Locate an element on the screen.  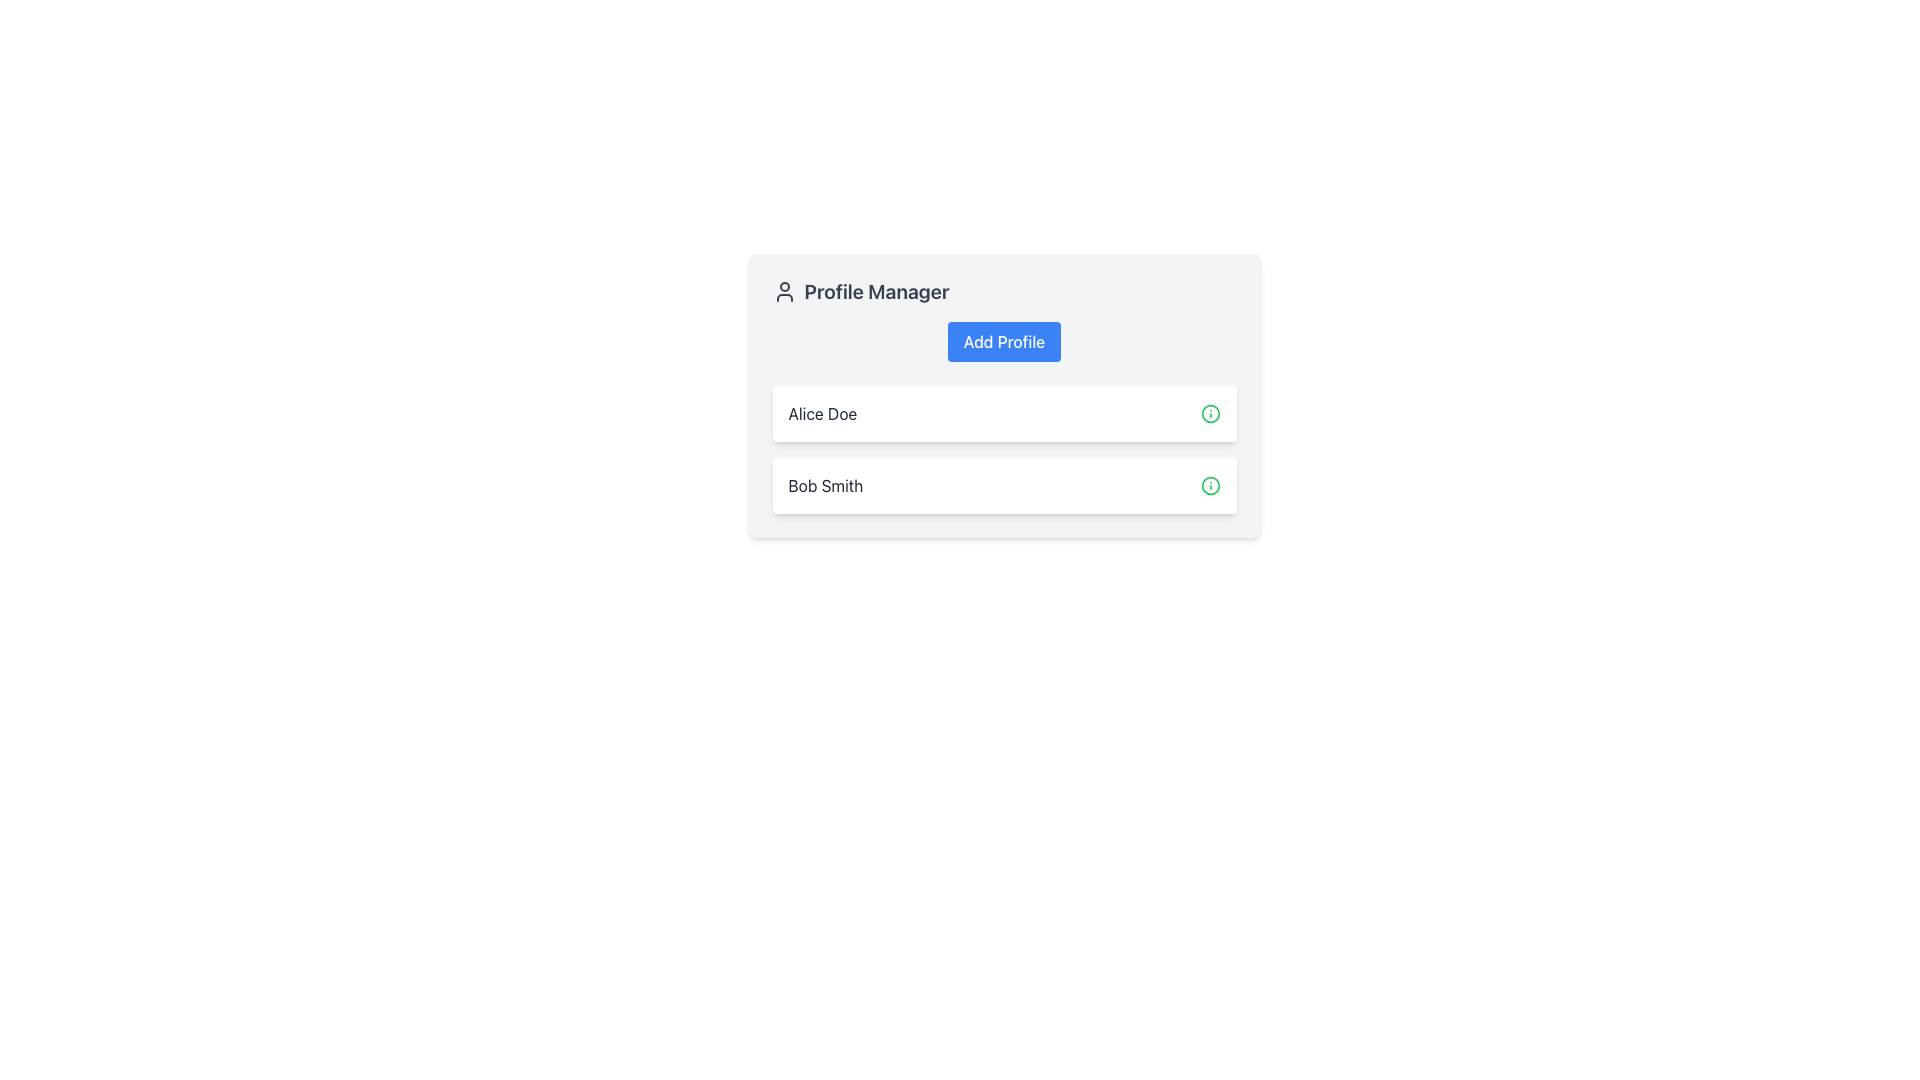
the 'Add Profile' button, which is a rectangular button with a blue background and white bold text, located in the 'Profile Manager' section is located at coordinates (1004, 341).